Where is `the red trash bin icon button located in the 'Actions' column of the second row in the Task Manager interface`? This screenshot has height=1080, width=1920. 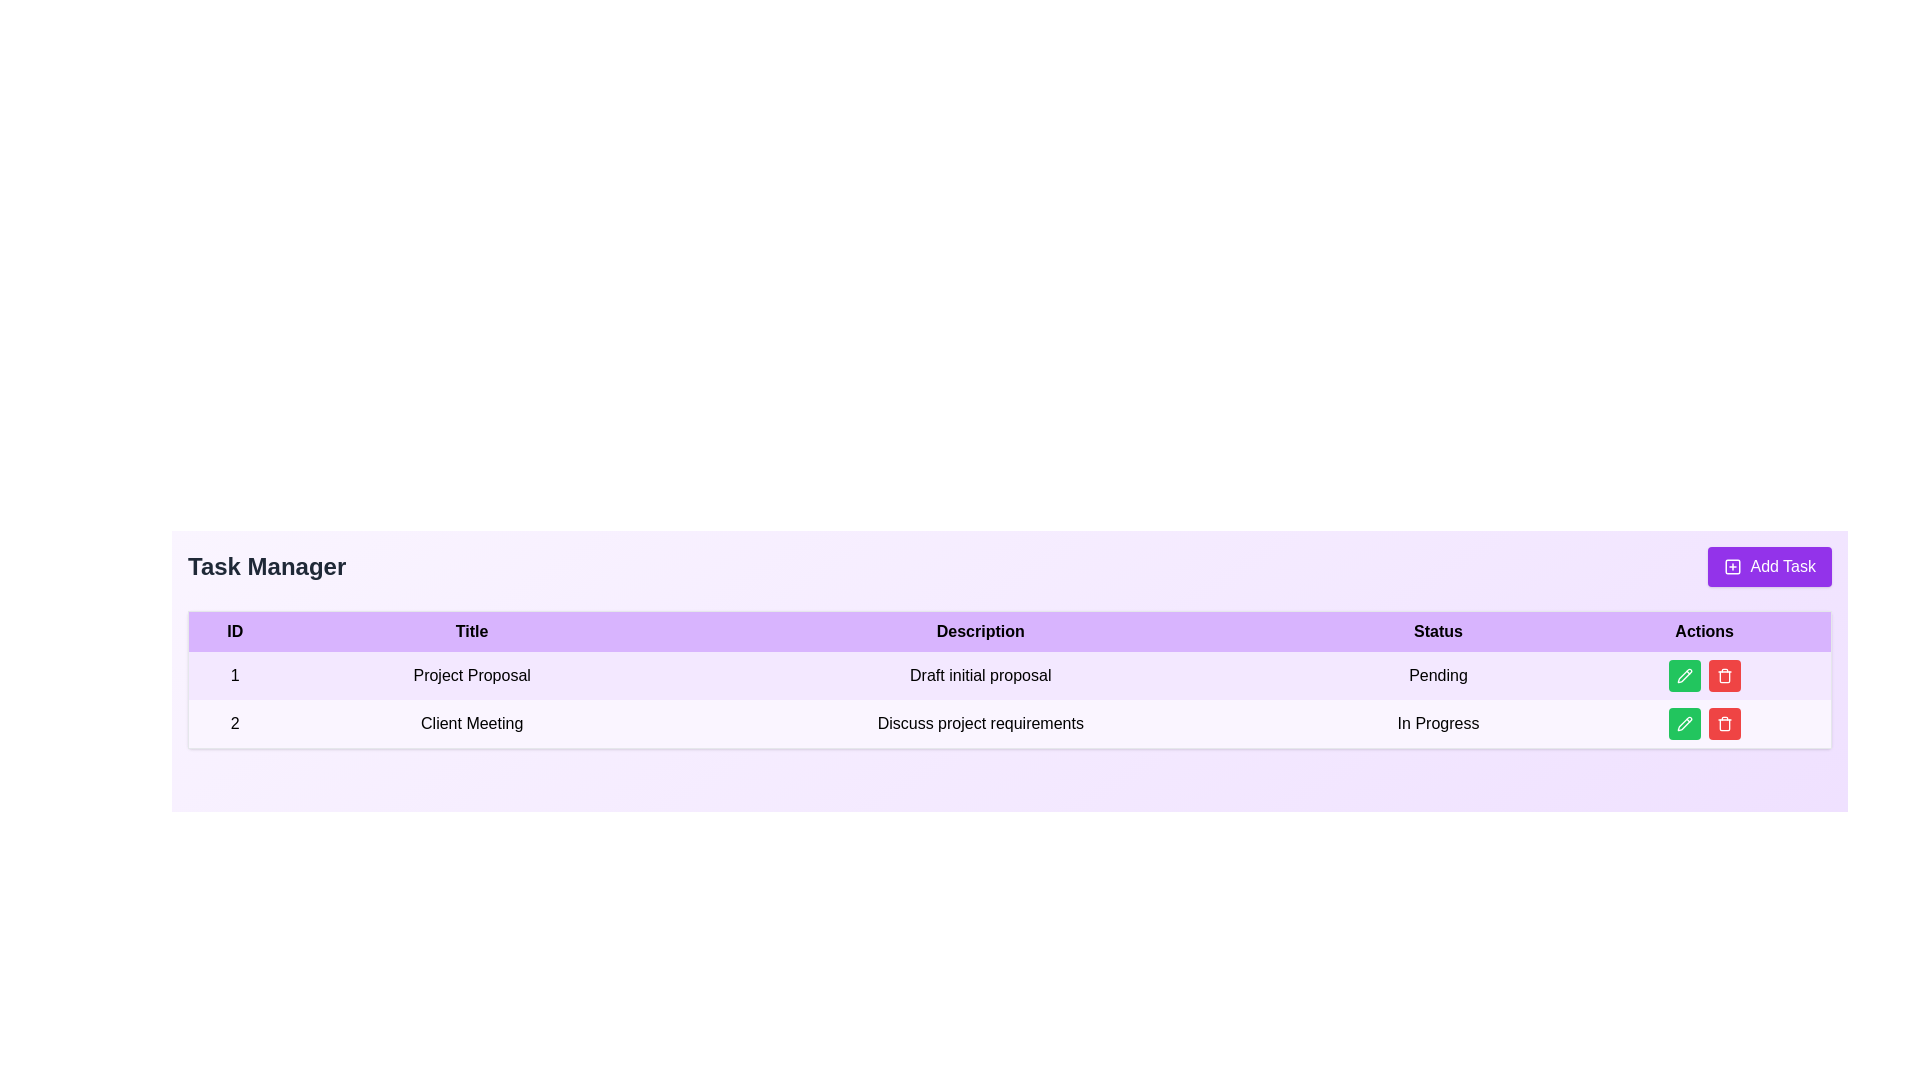
the red trash bin icon button located in the 'Actions' column of the second row in the Task Manager interface is located at coordinates (1723, 724).